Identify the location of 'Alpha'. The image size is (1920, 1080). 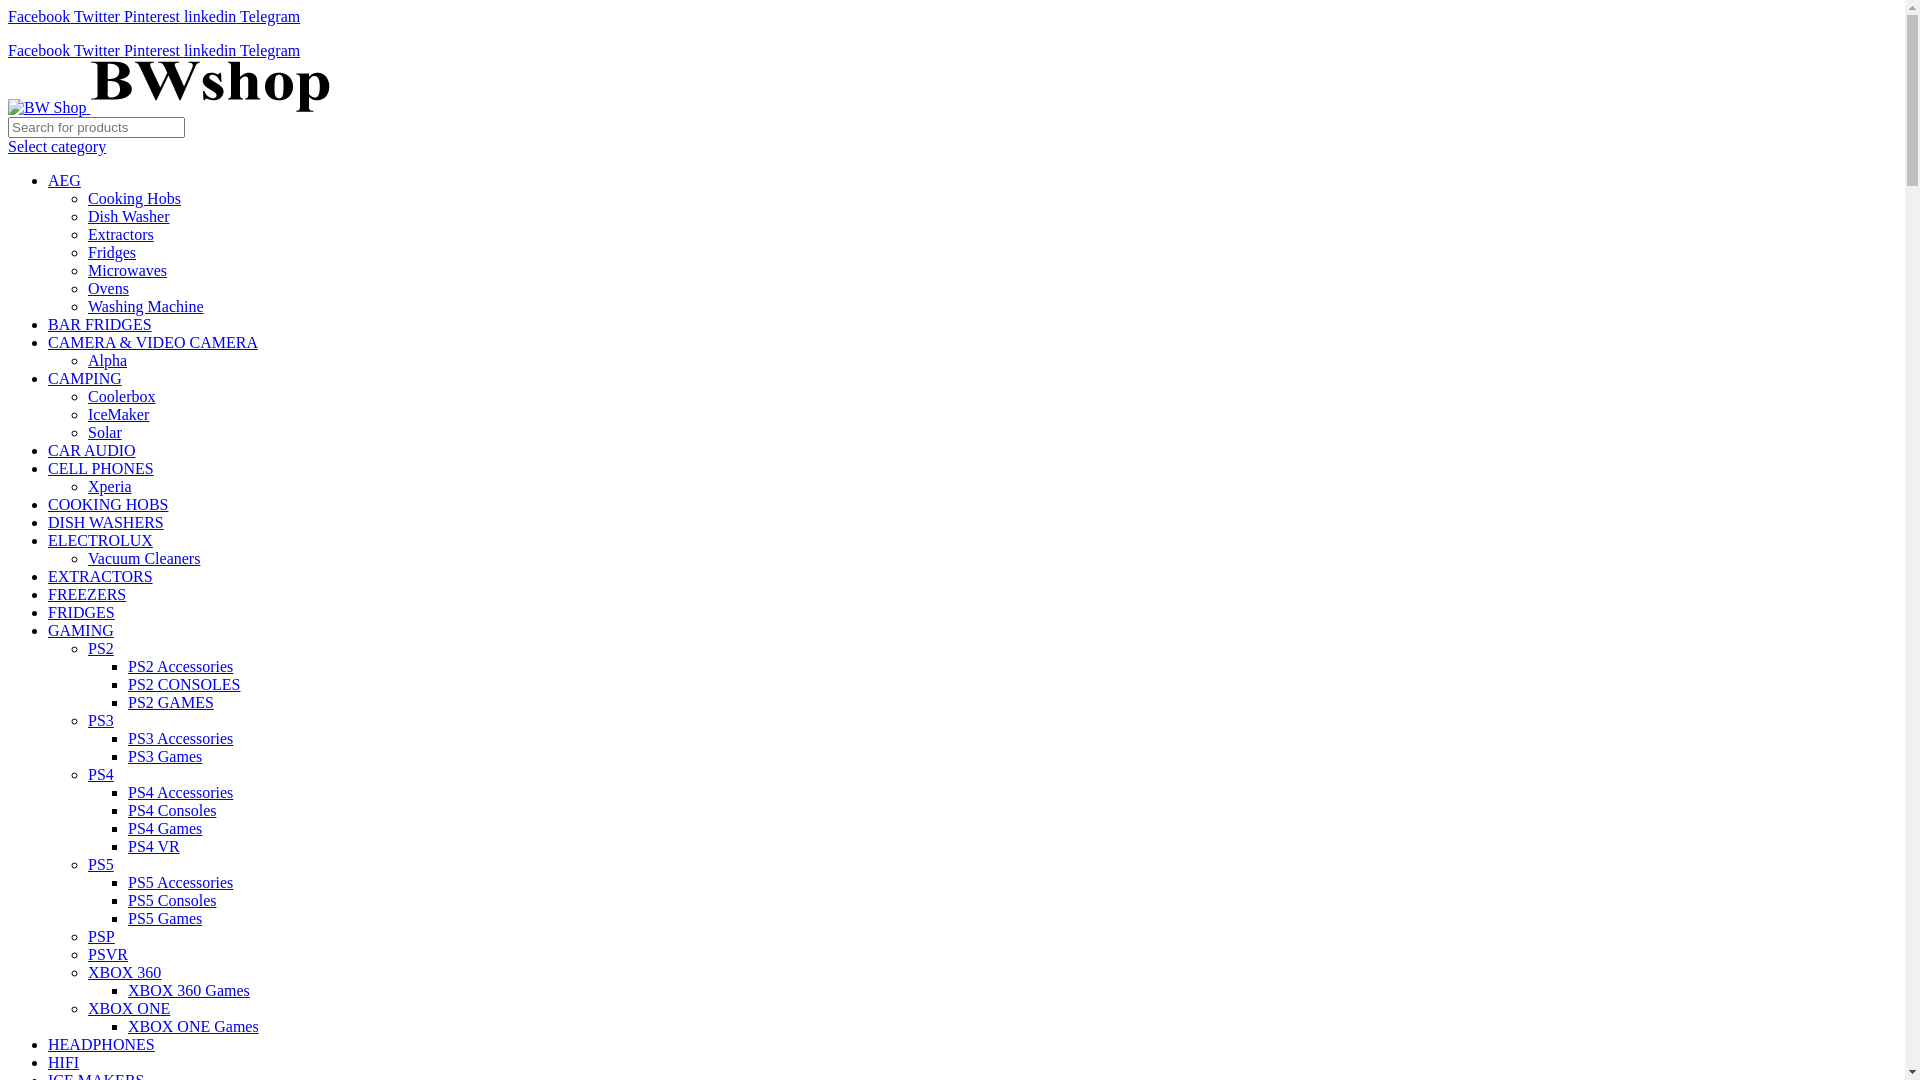
(106, 360).